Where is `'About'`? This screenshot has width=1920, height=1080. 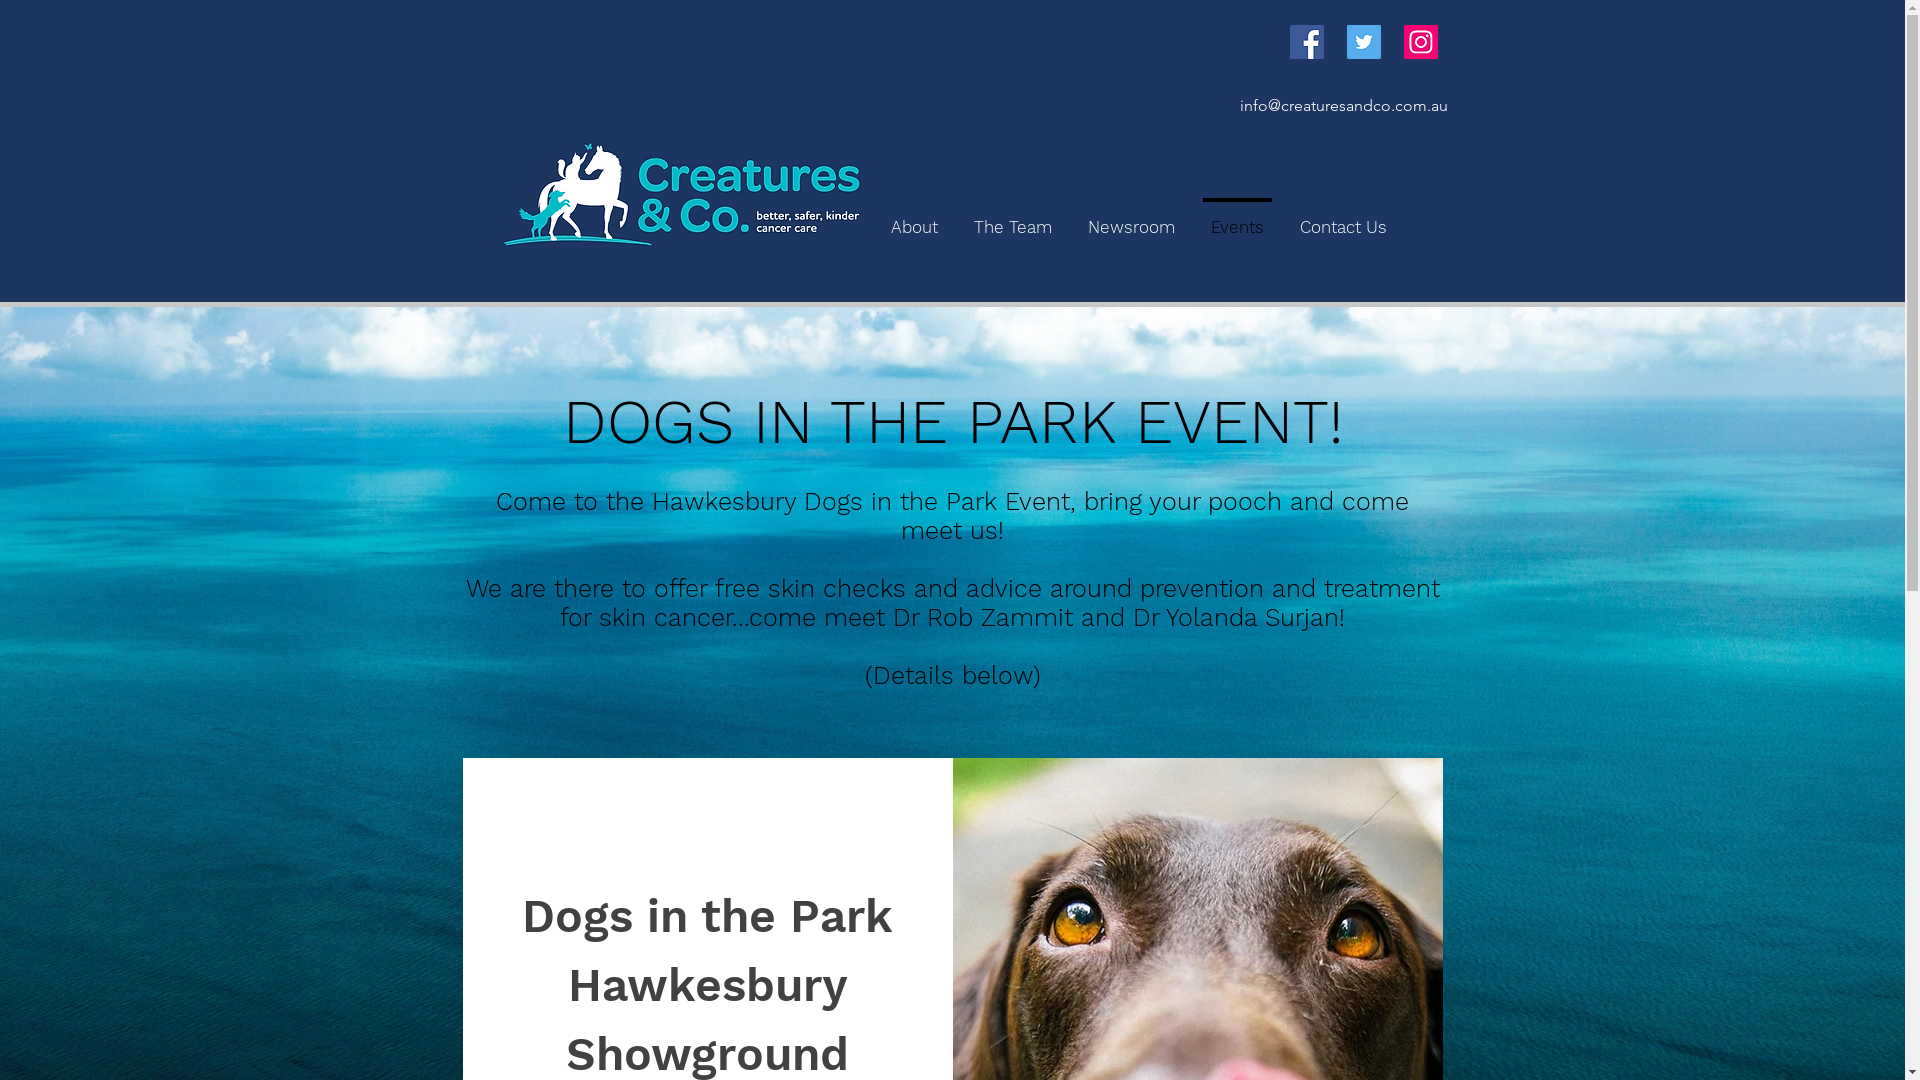 'About' is located at coordinates (912, 218).